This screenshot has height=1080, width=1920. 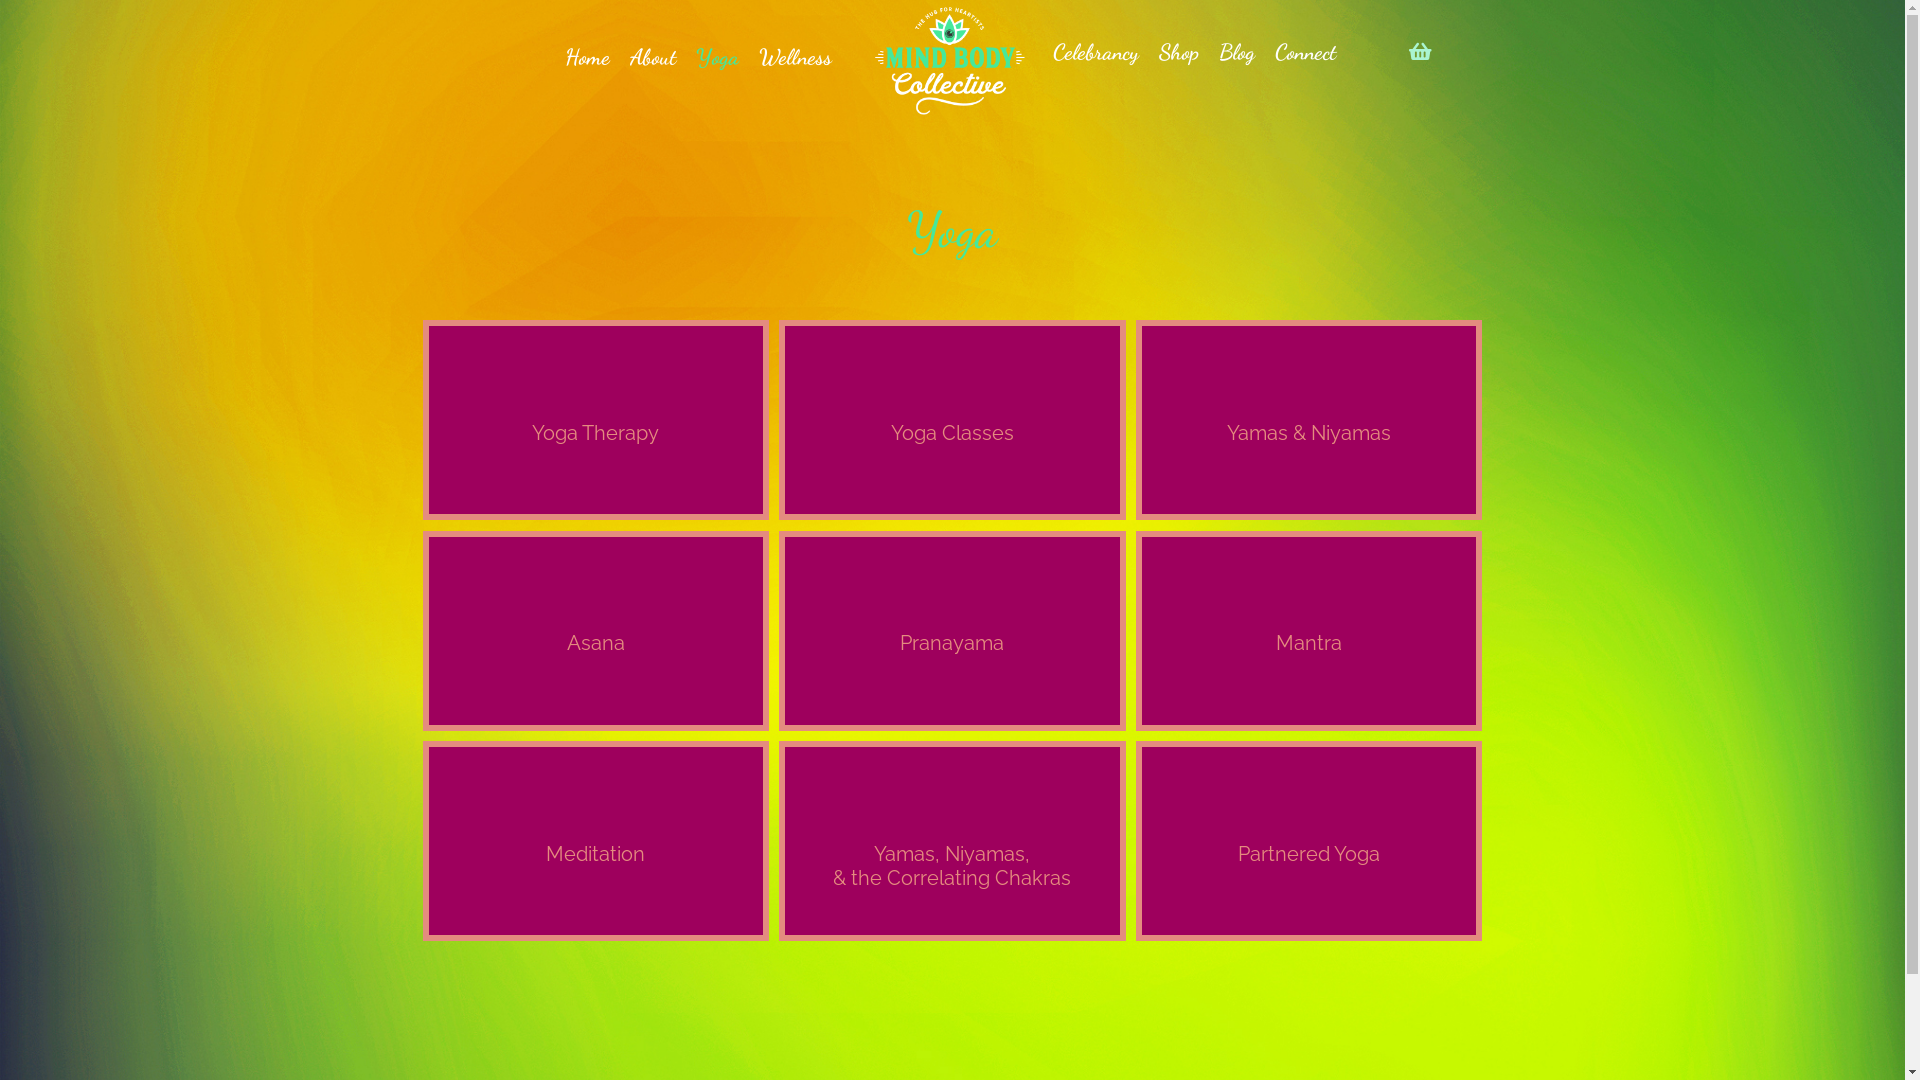 I want to click on 'Connect', so click(x=1264, y=52).